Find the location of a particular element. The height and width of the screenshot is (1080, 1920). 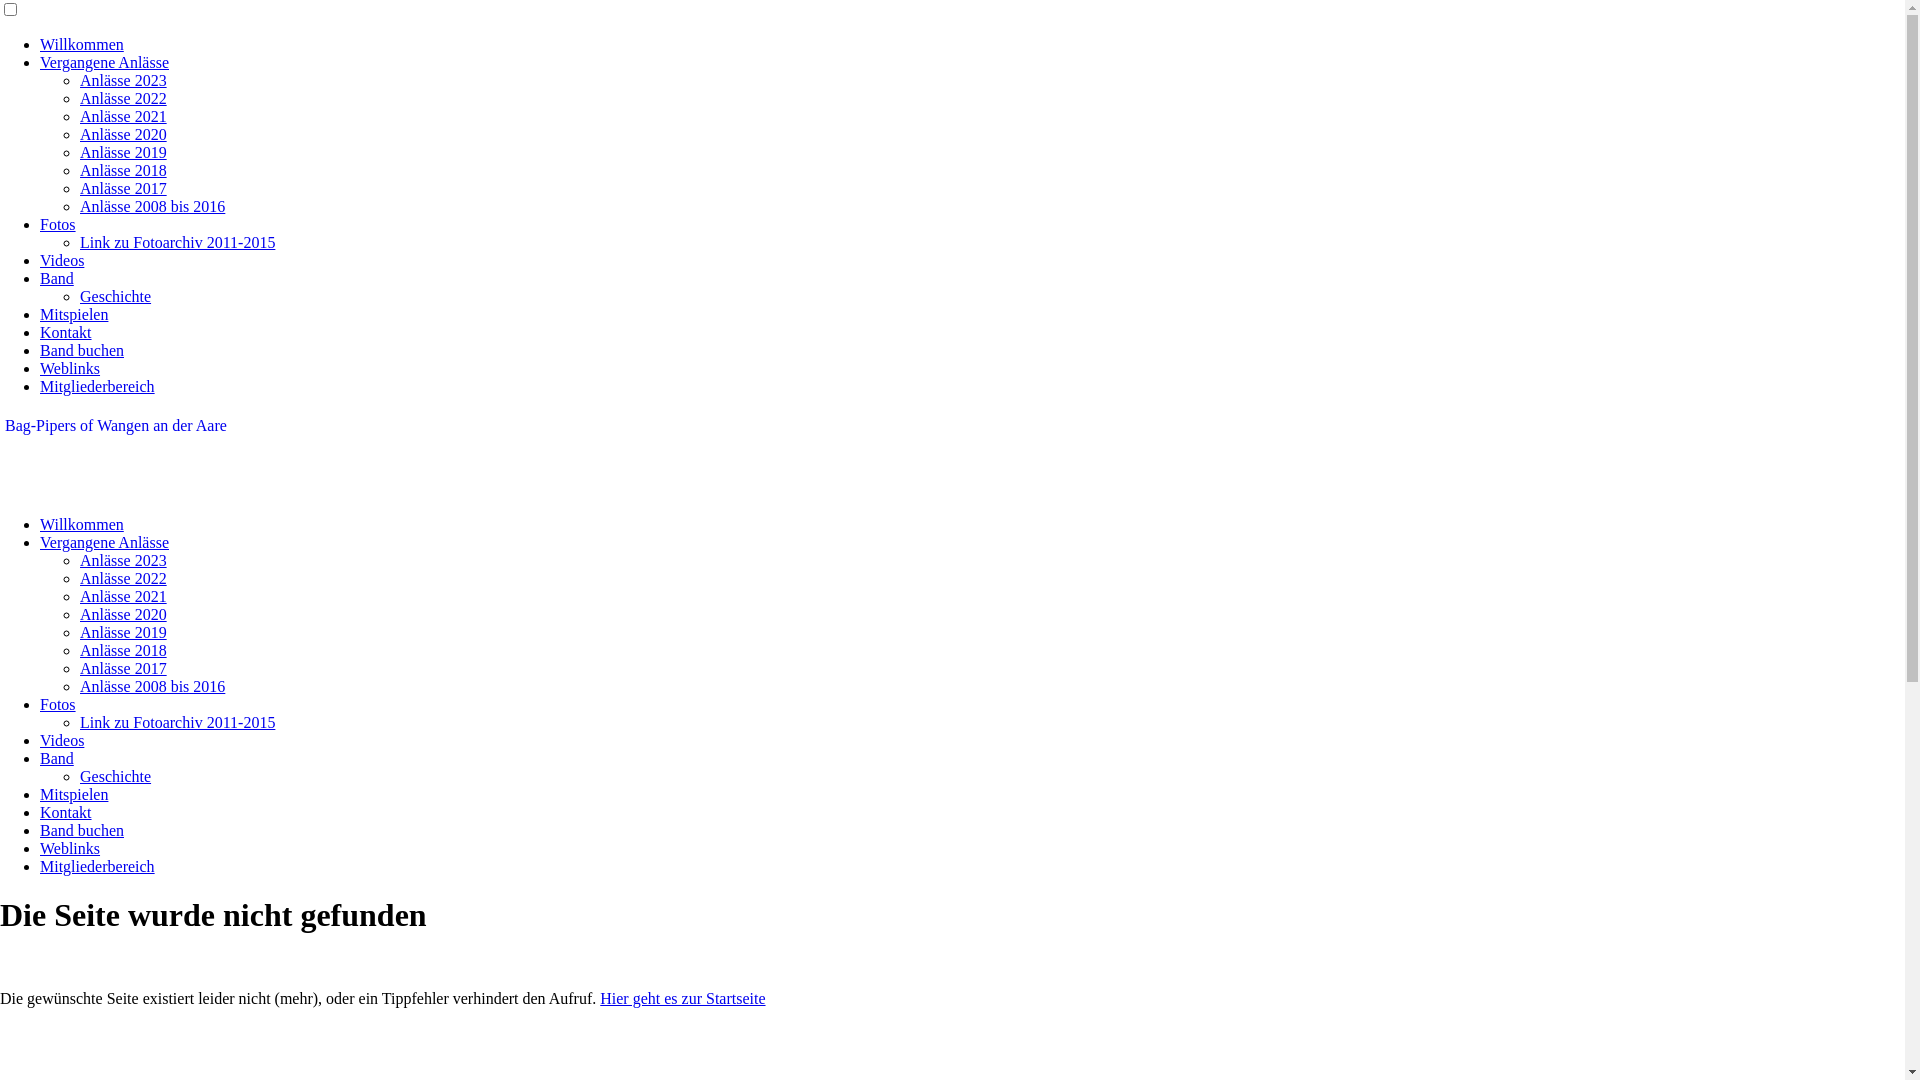

'Fotos' is located at coordinates (57, 703).